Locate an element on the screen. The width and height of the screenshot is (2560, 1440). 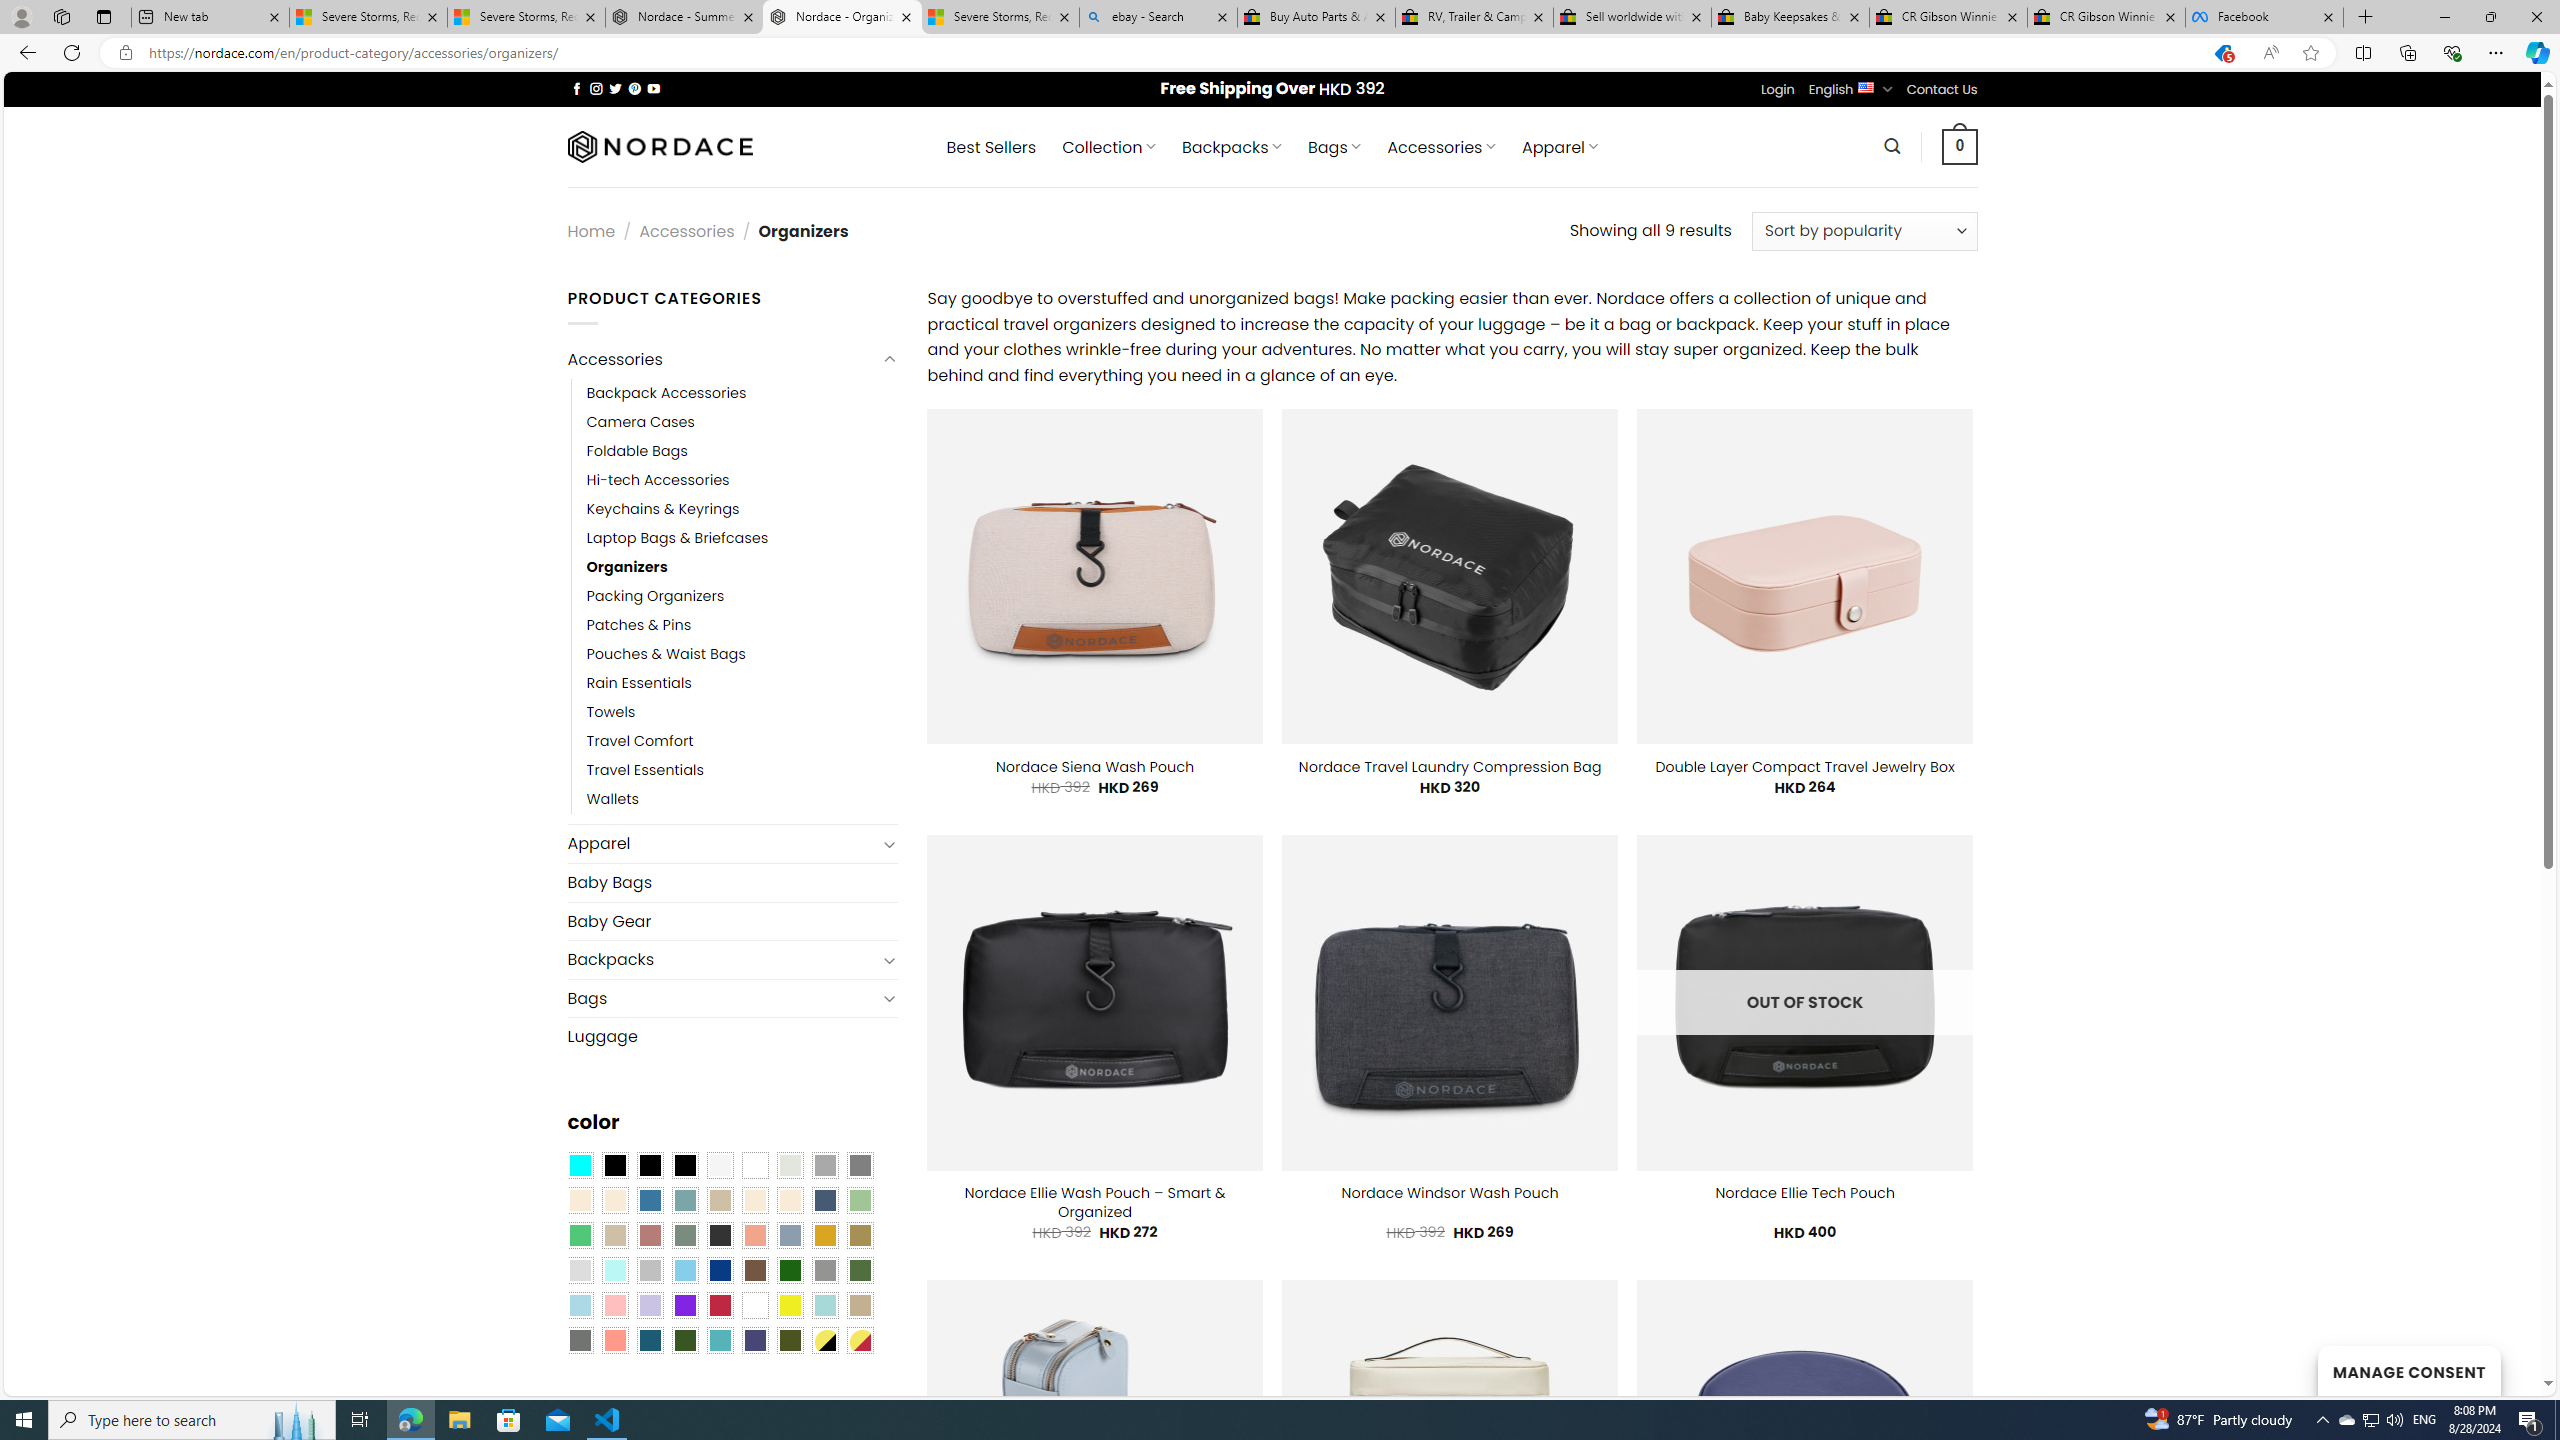
'Travel Comfort' is located at coordinates (741, 742).